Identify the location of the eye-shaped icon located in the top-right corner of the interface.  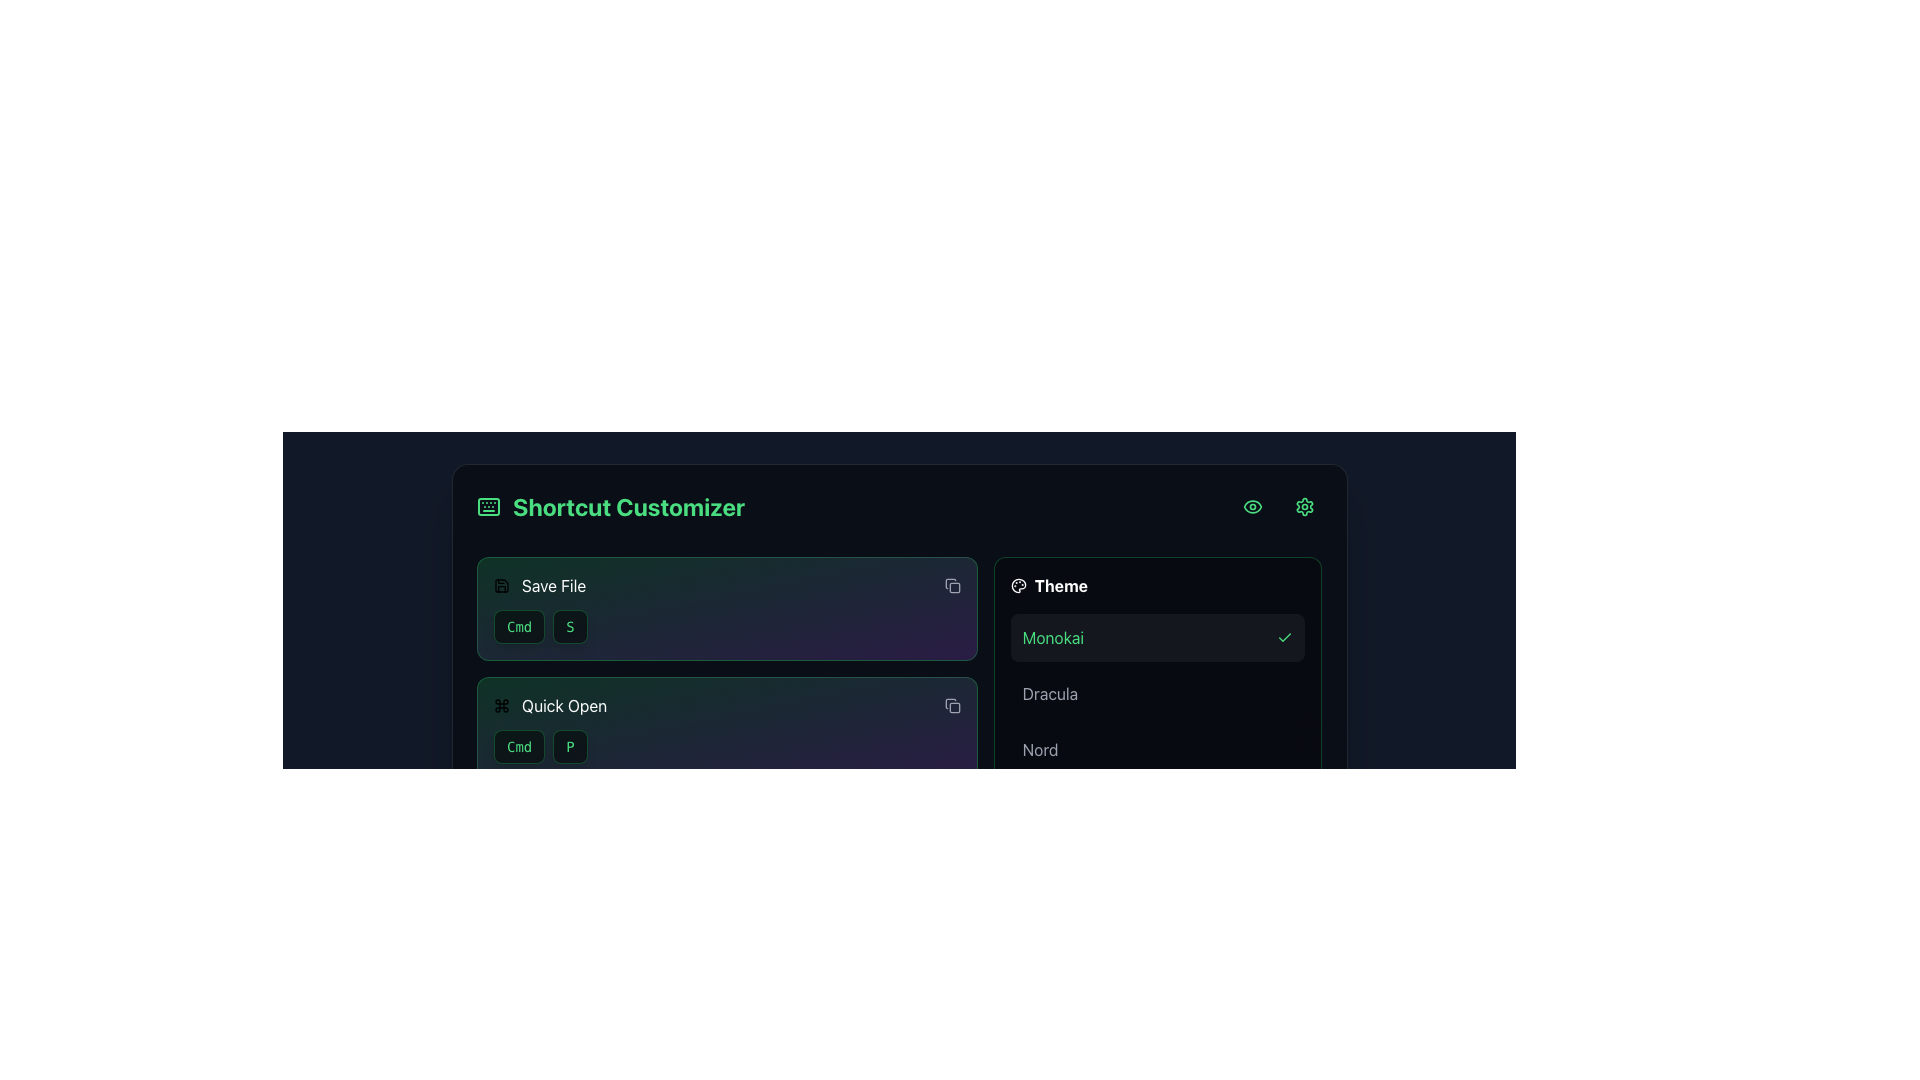
(1251, 505).